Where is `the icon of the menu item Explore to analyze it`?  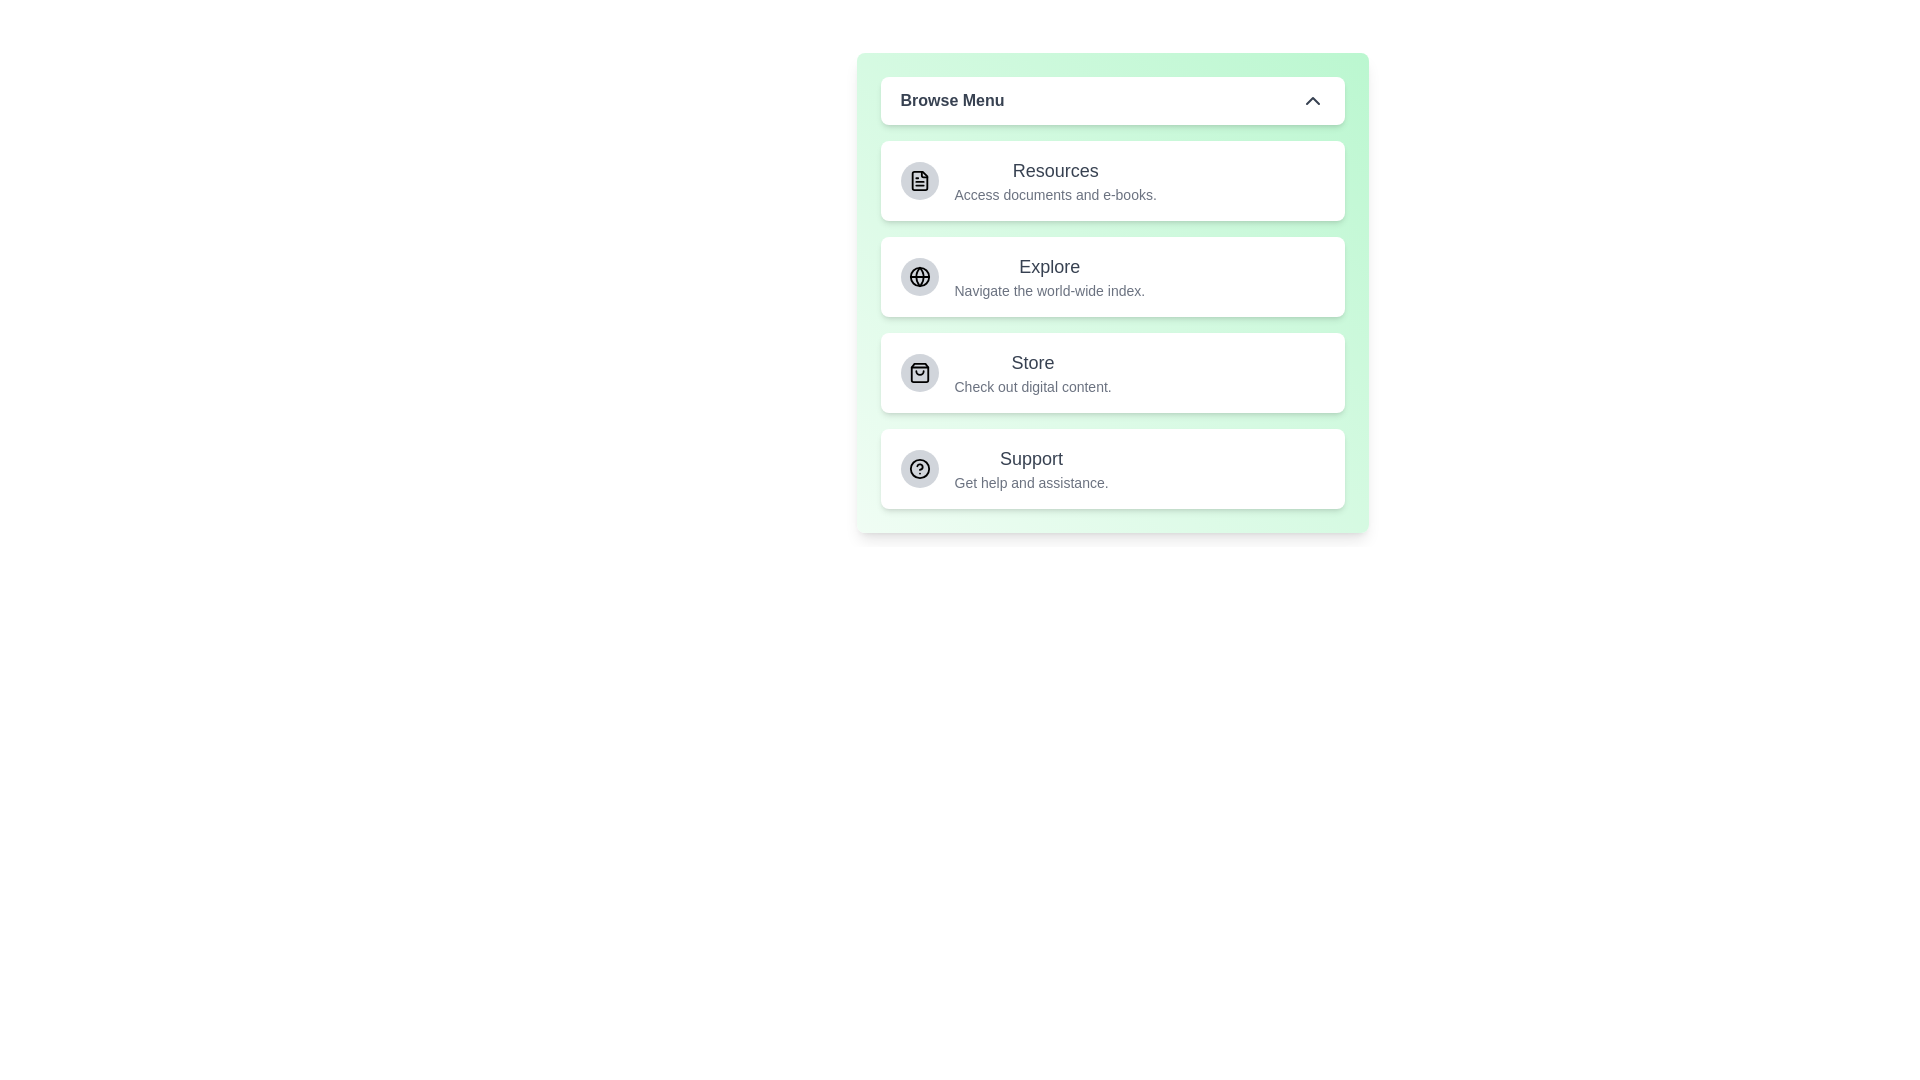
the icon of the menu item Explore to analyze it is located at coordinates (918, 277).